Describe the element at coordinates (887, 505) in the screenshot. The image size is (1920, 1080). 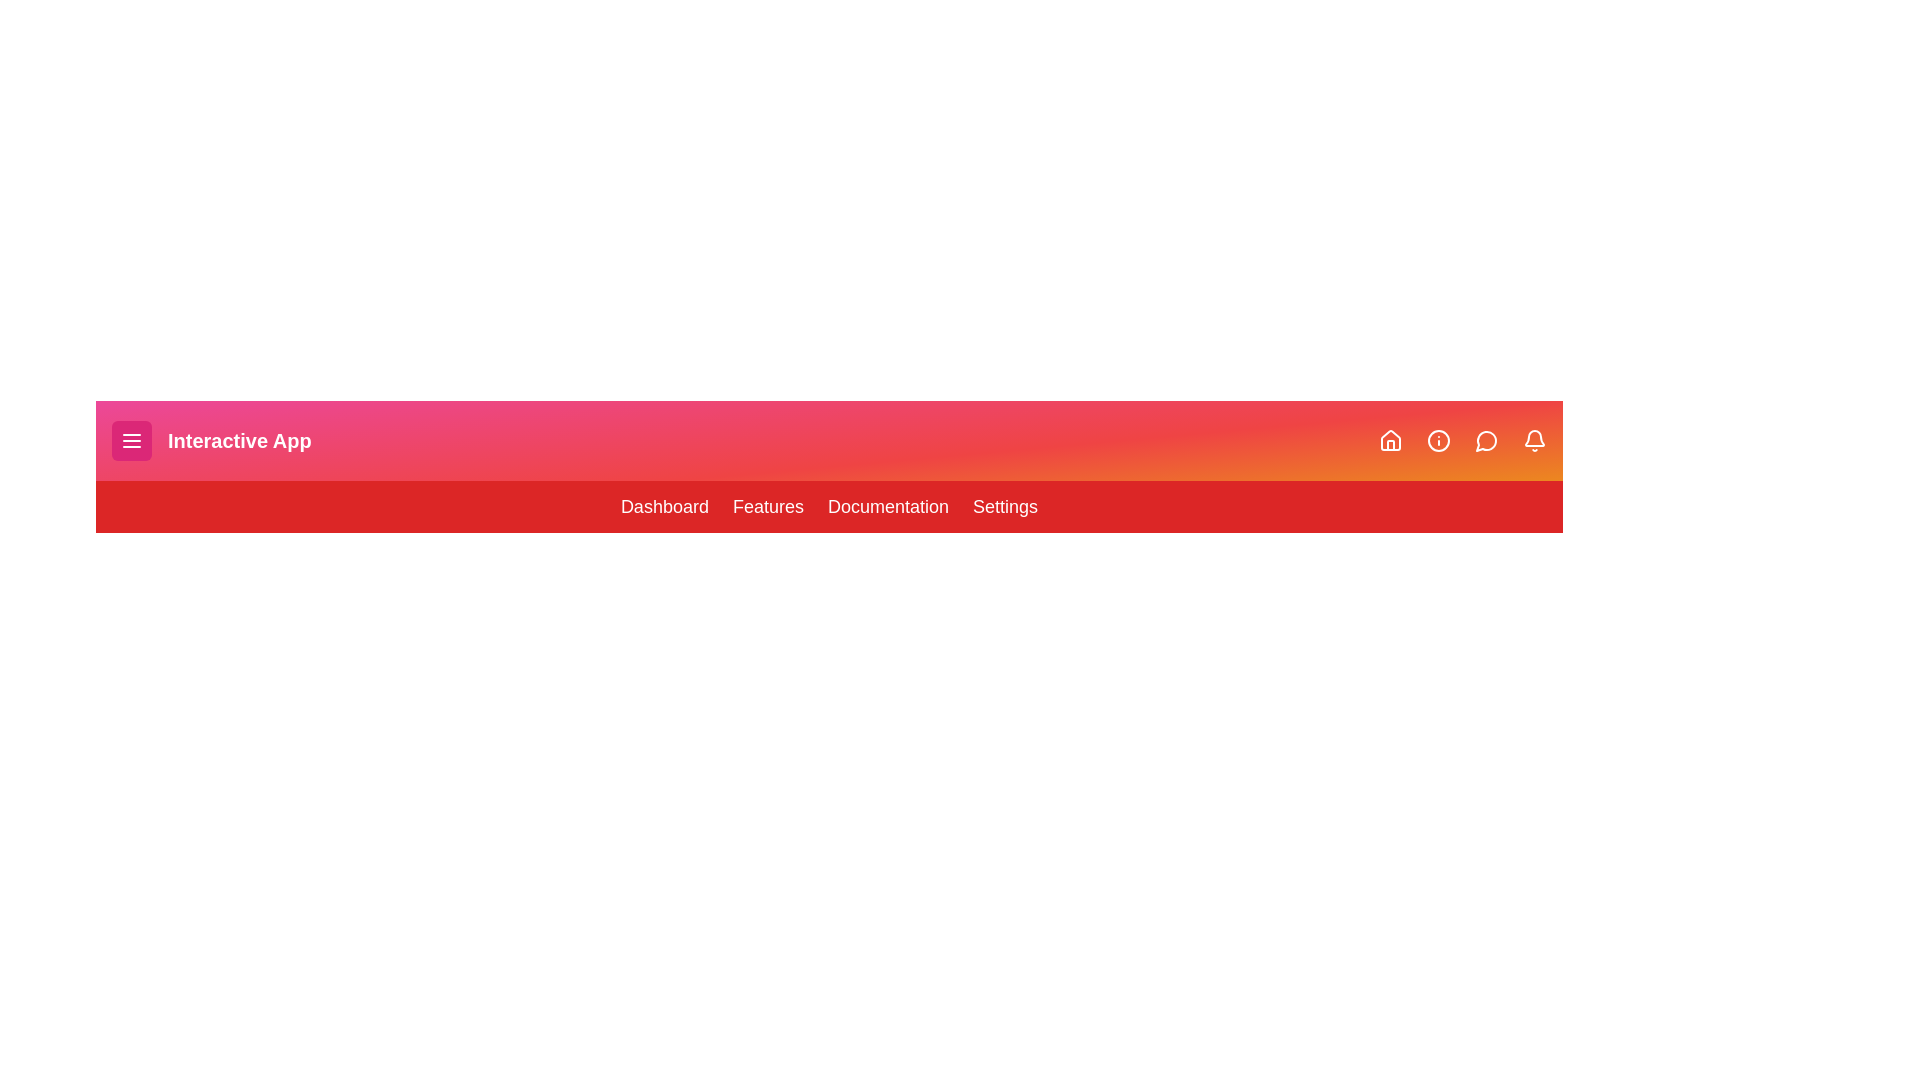
I see `the menu item Documentation from the menu bar` at that location.